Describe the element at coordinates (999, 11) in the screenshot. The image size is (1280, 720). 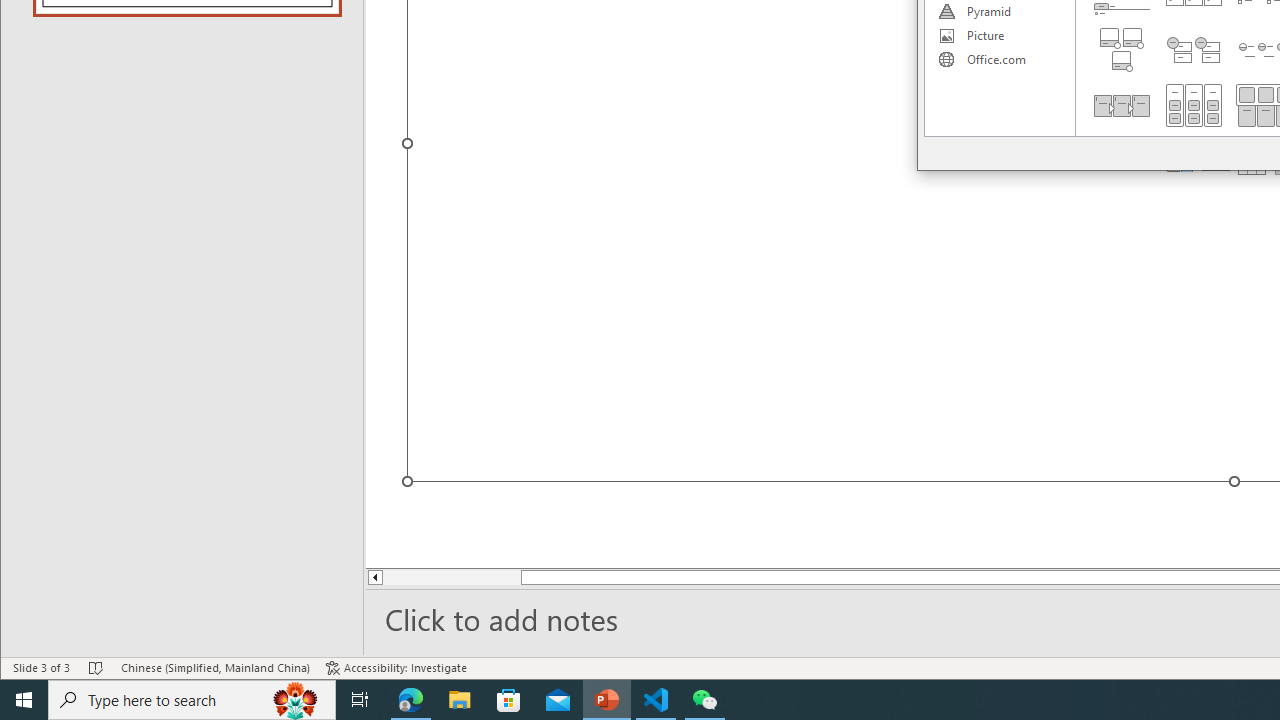
I see `'Pyramid'` at that location.